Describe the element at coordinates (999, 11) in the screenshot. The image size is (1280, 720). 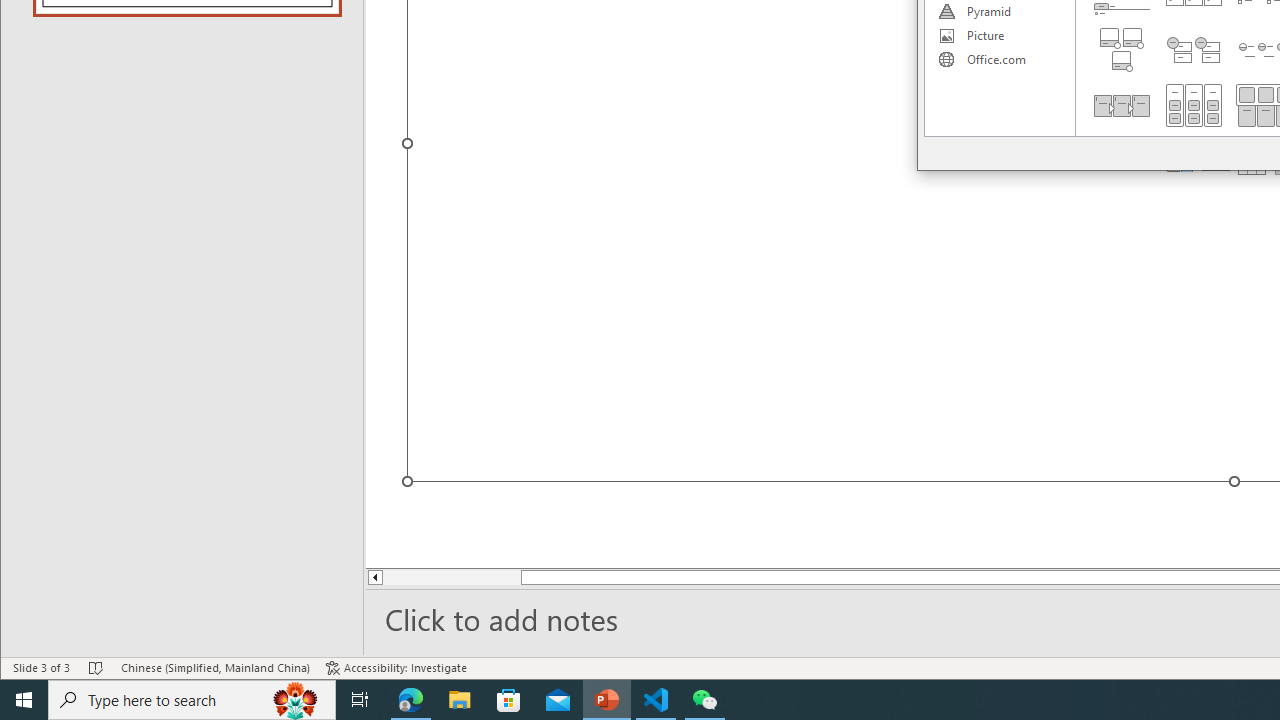
I see `'Pyramid'` at that location.